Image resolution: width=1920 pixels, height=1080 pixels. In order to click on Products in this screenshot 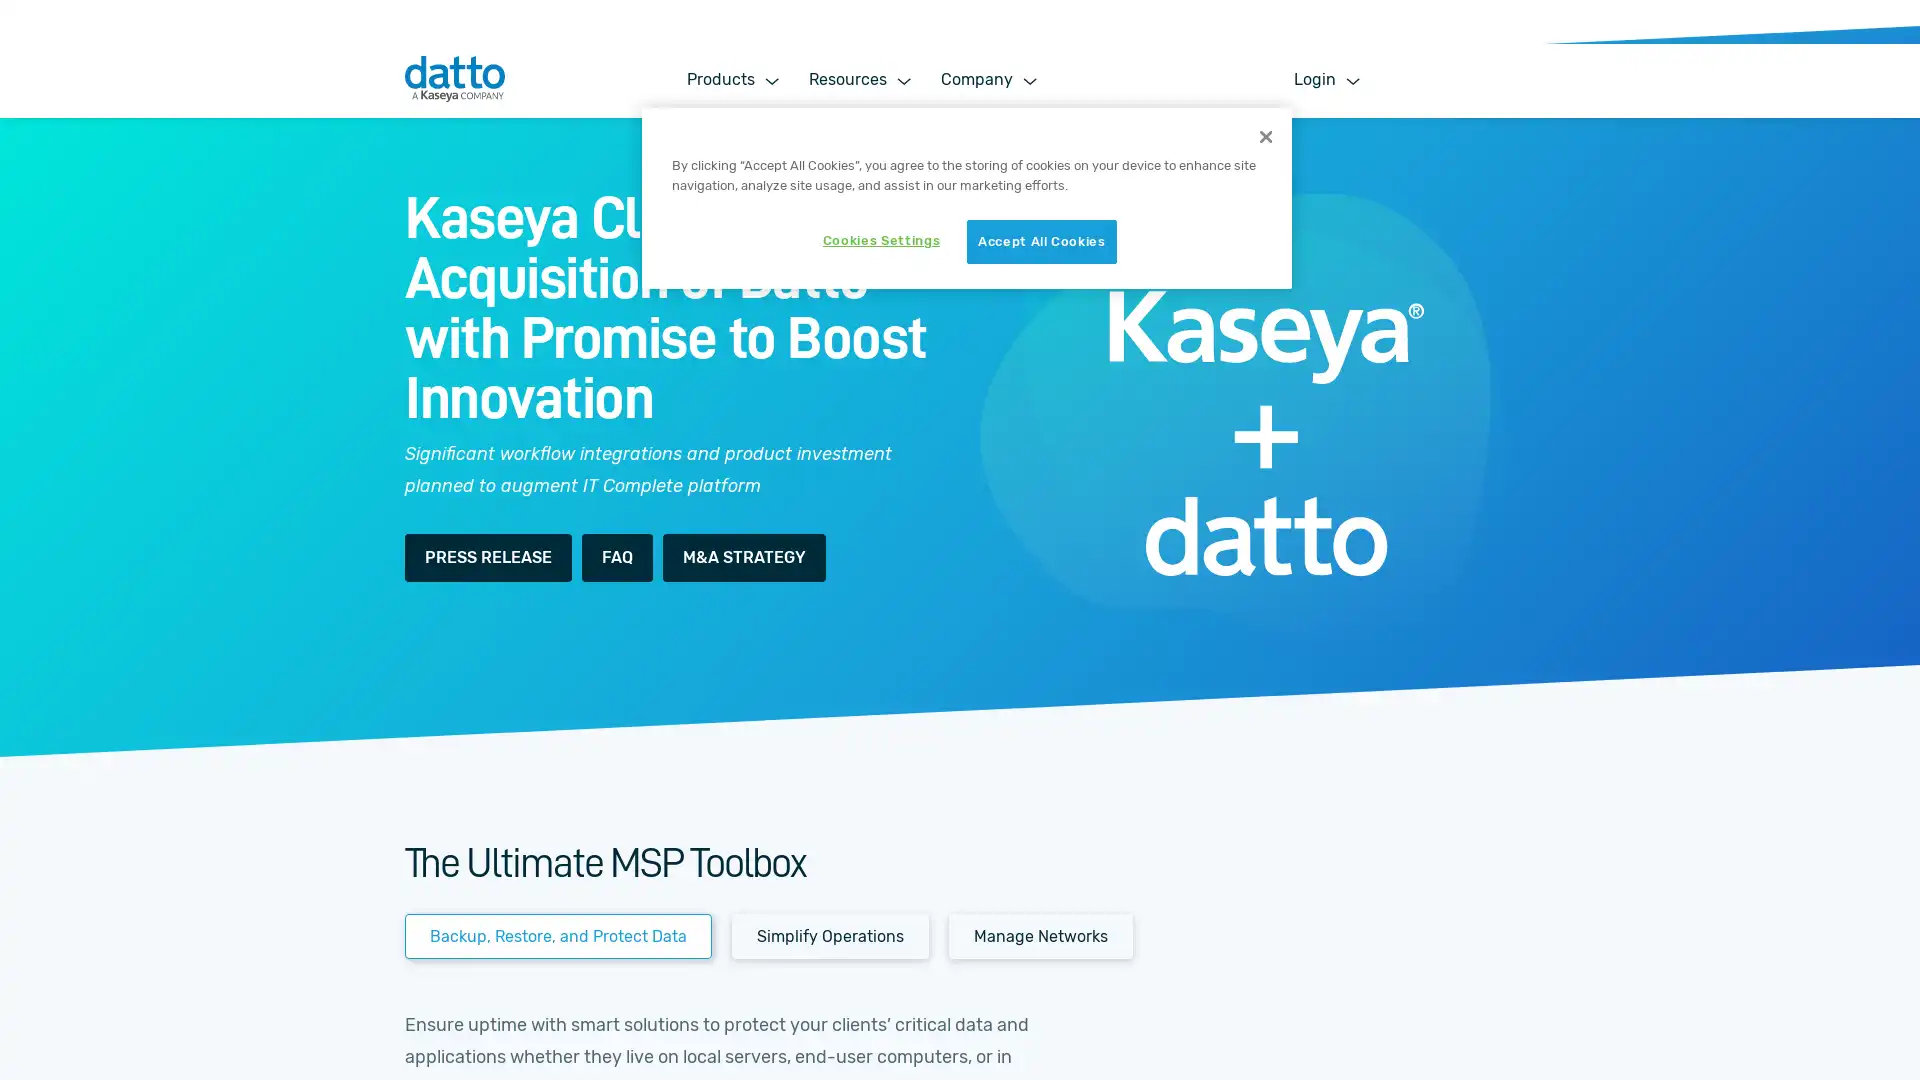, I will do `click(715, 79)`.